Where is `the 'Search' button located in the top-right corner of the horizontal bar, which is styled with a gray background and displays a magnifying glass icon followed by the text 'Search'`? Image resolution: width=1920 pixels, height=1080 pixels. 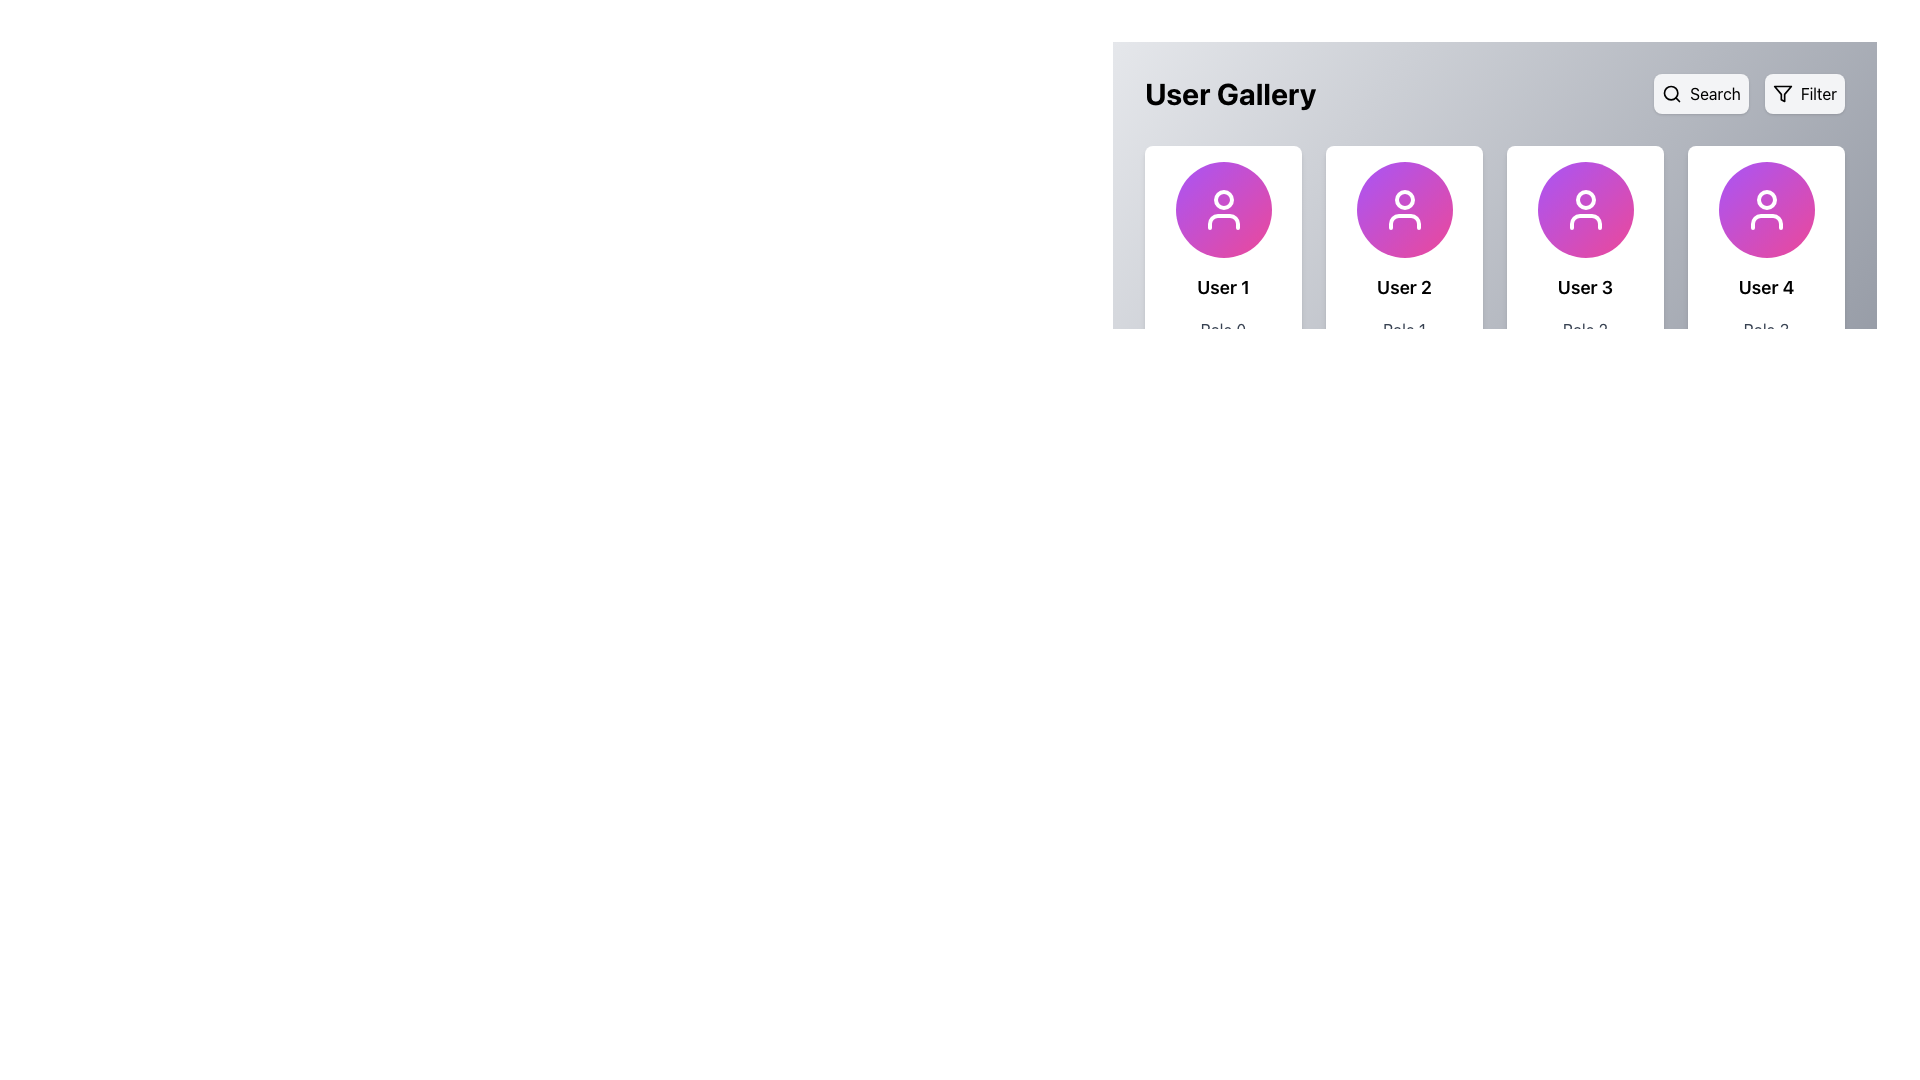
the 'Search' button located in the top-right corner of the horizontal bar, which is styled with a gray background and displays a magnifying glass icon followed by the text 'Search' is located at coordinates (1700, 93).